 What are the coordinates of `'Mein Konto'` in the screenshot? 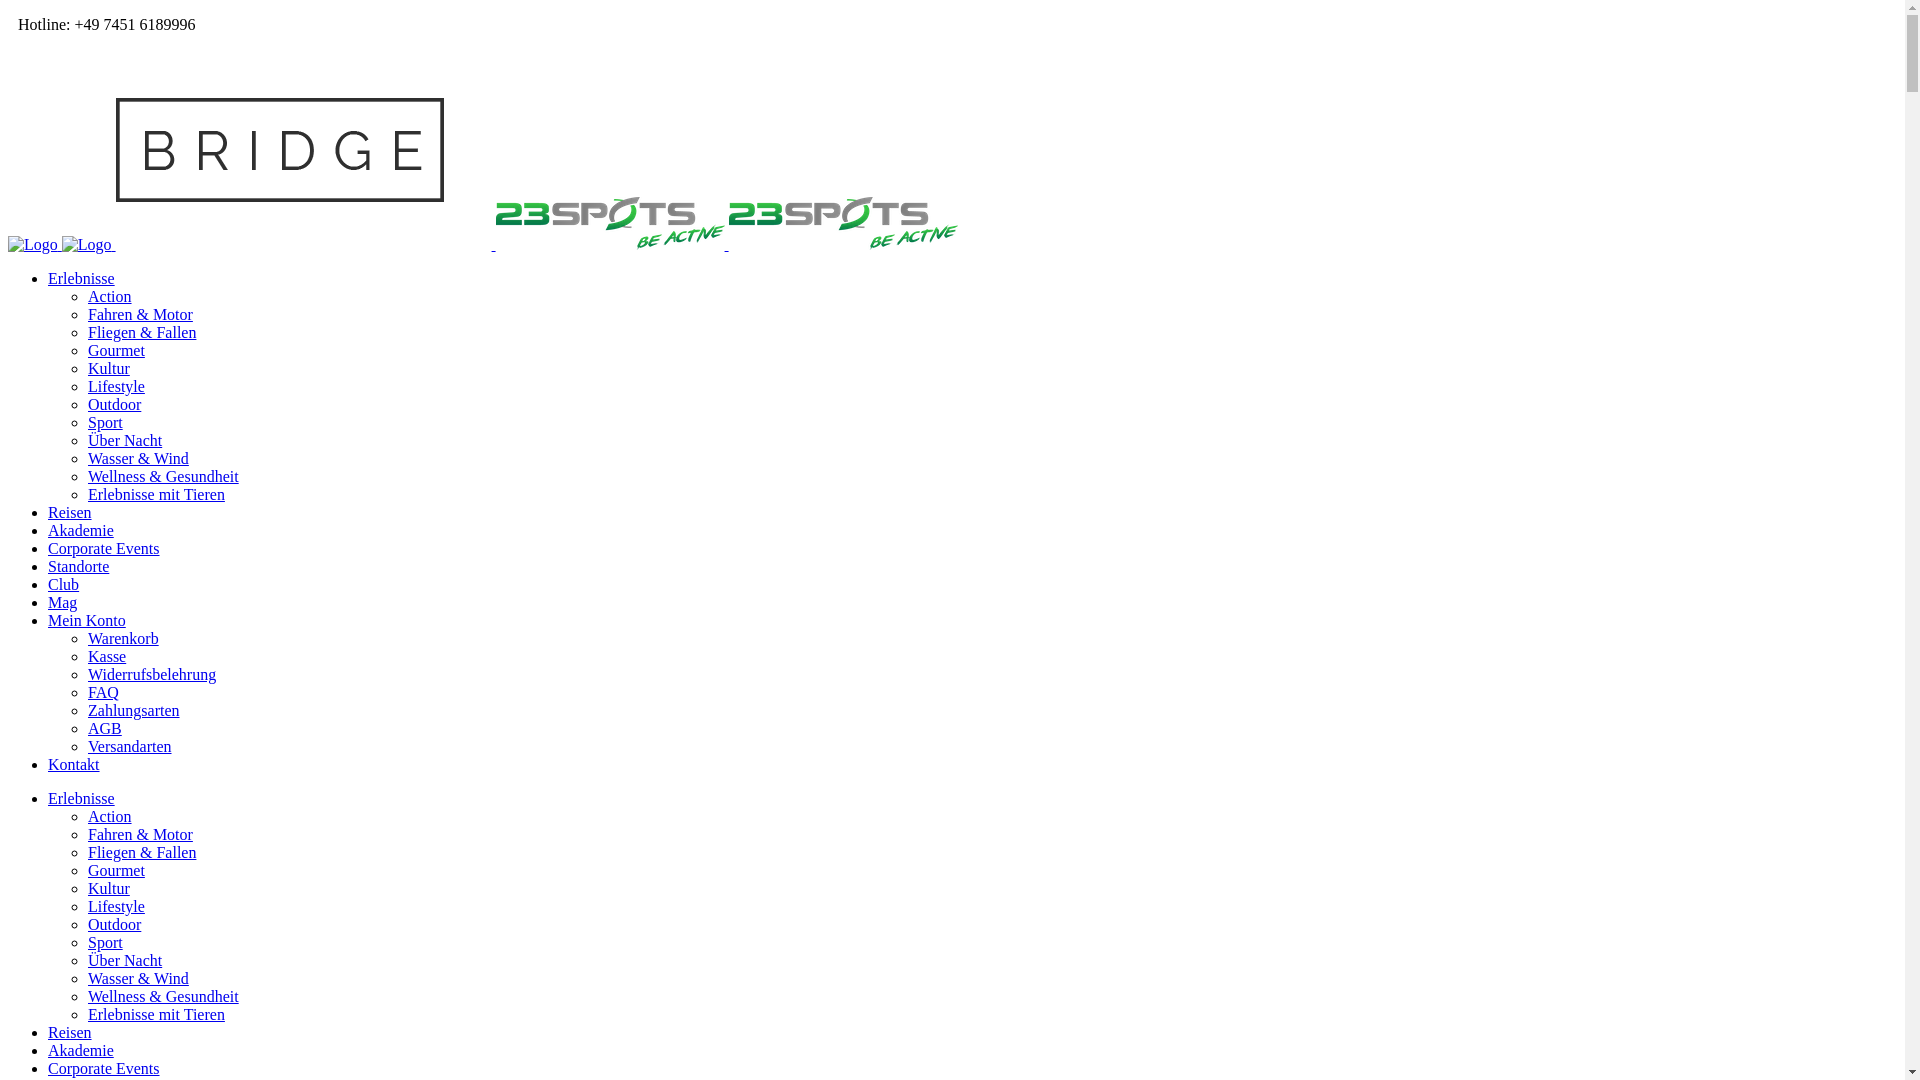 It's located at (85, 619).